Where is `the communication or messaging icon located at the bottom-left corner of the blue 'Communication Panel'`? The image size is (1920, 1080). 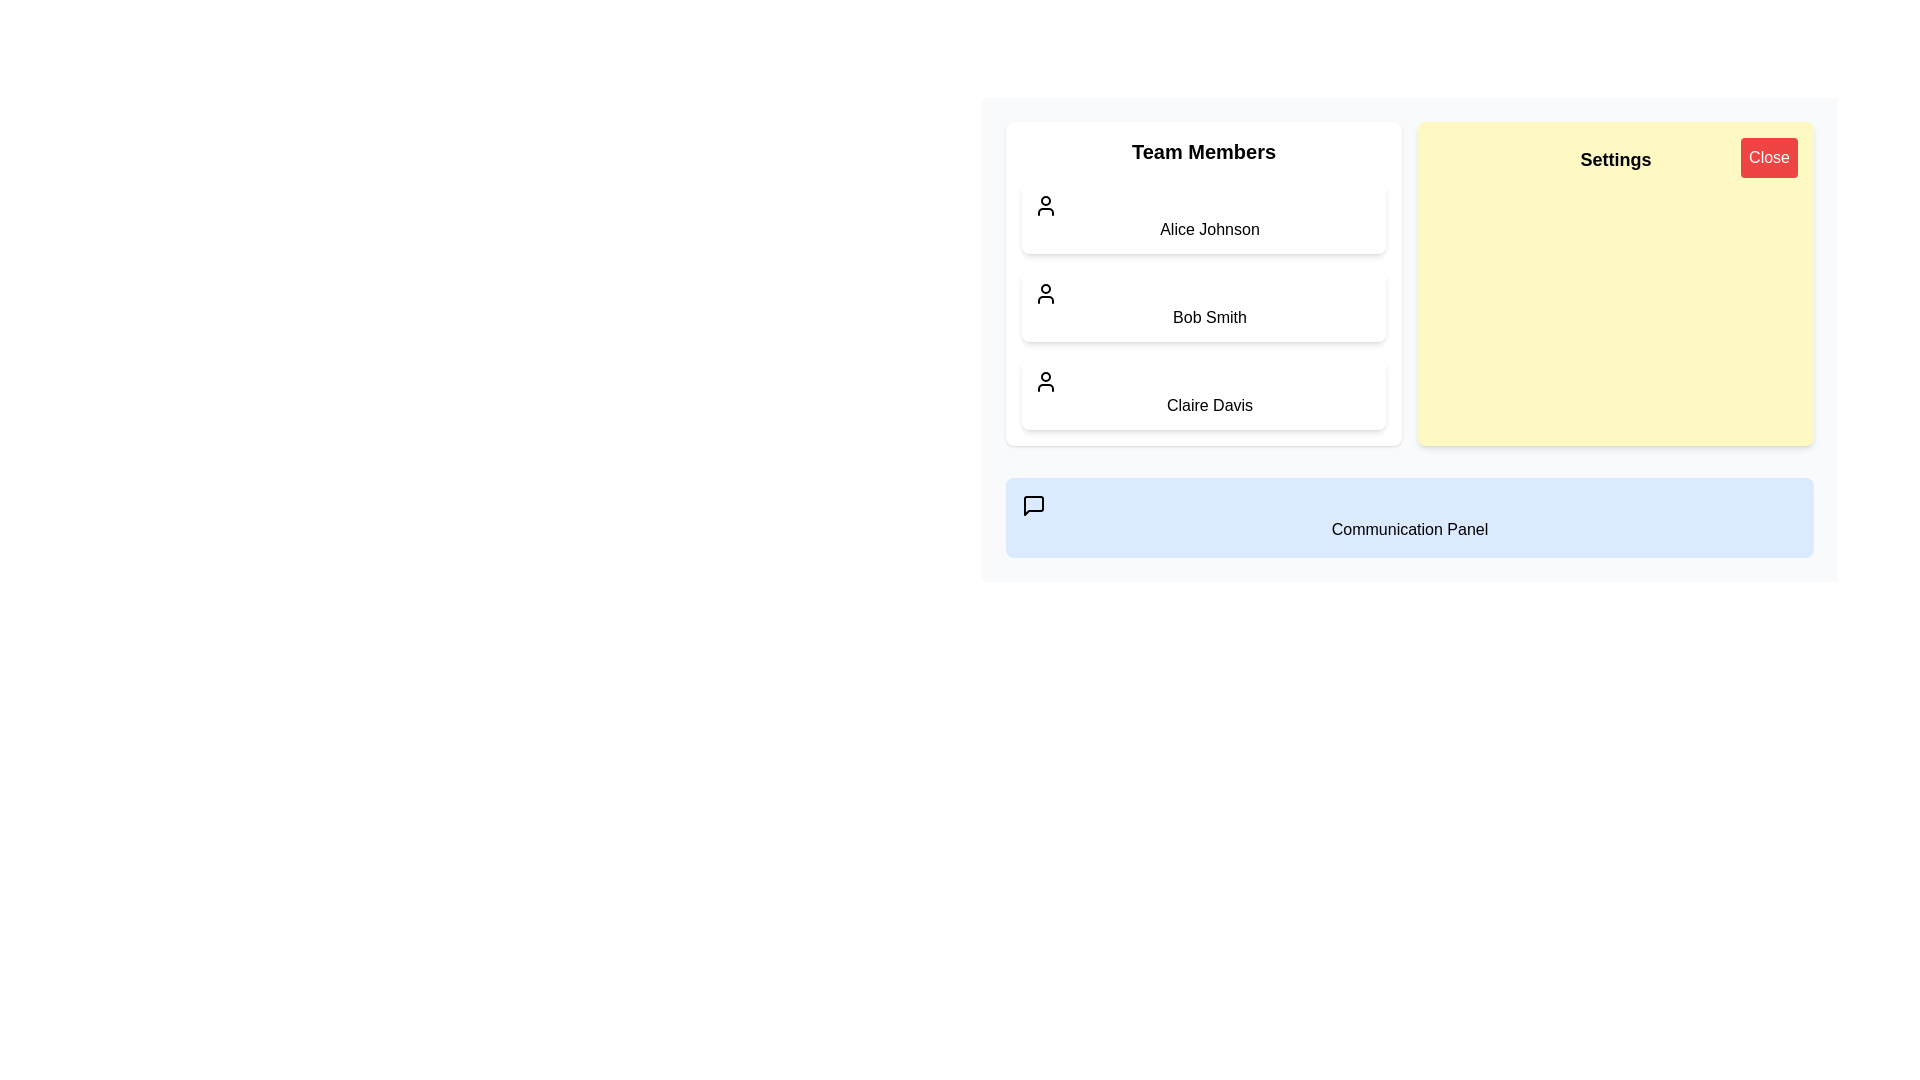
the communication or messaging icon located at the bottom-left corner of the blue 'Communication Panel' is located at coordinates (1033, 504).